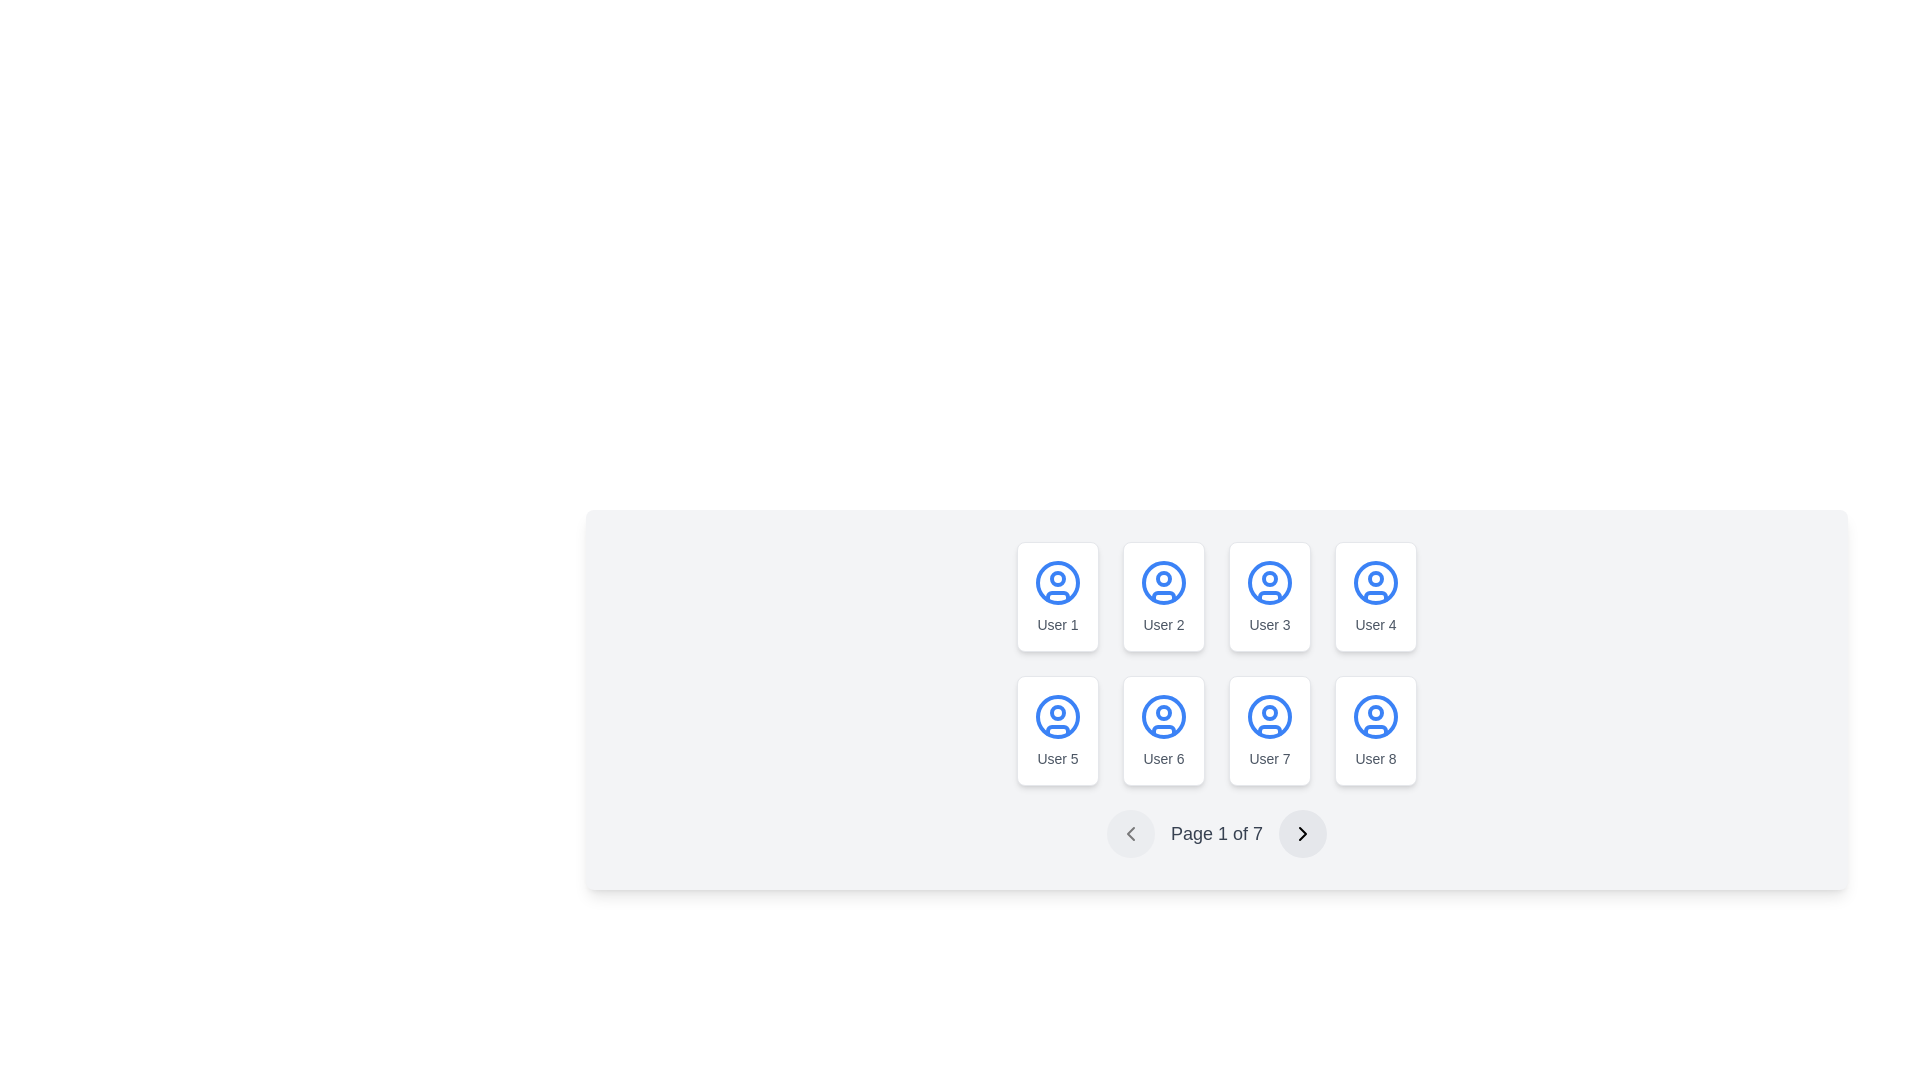 Image resolution: width=1920 pixels, height=1080 pixels. What do you see at coordinates (1303, 833) in the screenshot?
I see `the Chevron navigation icon located centrally within the circular button to the right of the pagination controls labeled 'Page 1 of 7'` at bounding box center [1303, 833].